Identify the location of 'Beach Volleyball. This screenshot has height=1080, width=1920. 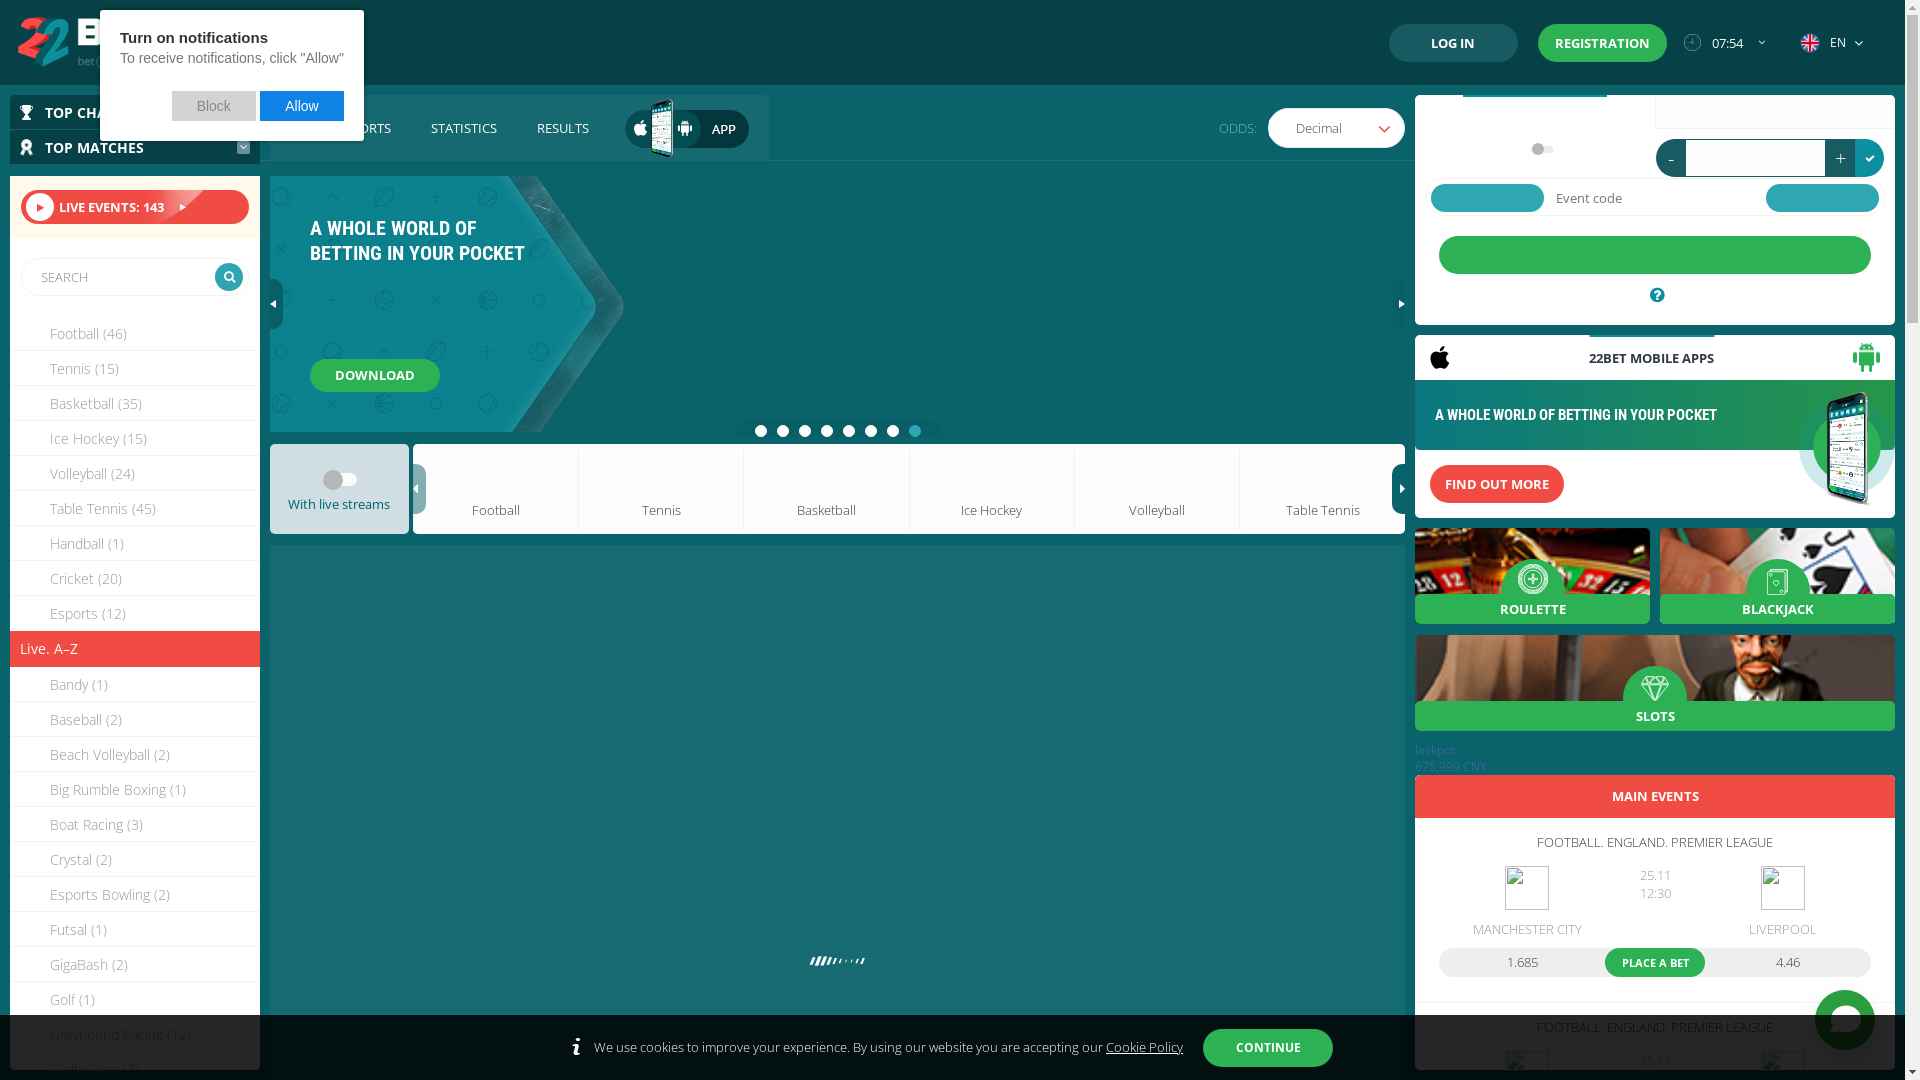
(133, 754).